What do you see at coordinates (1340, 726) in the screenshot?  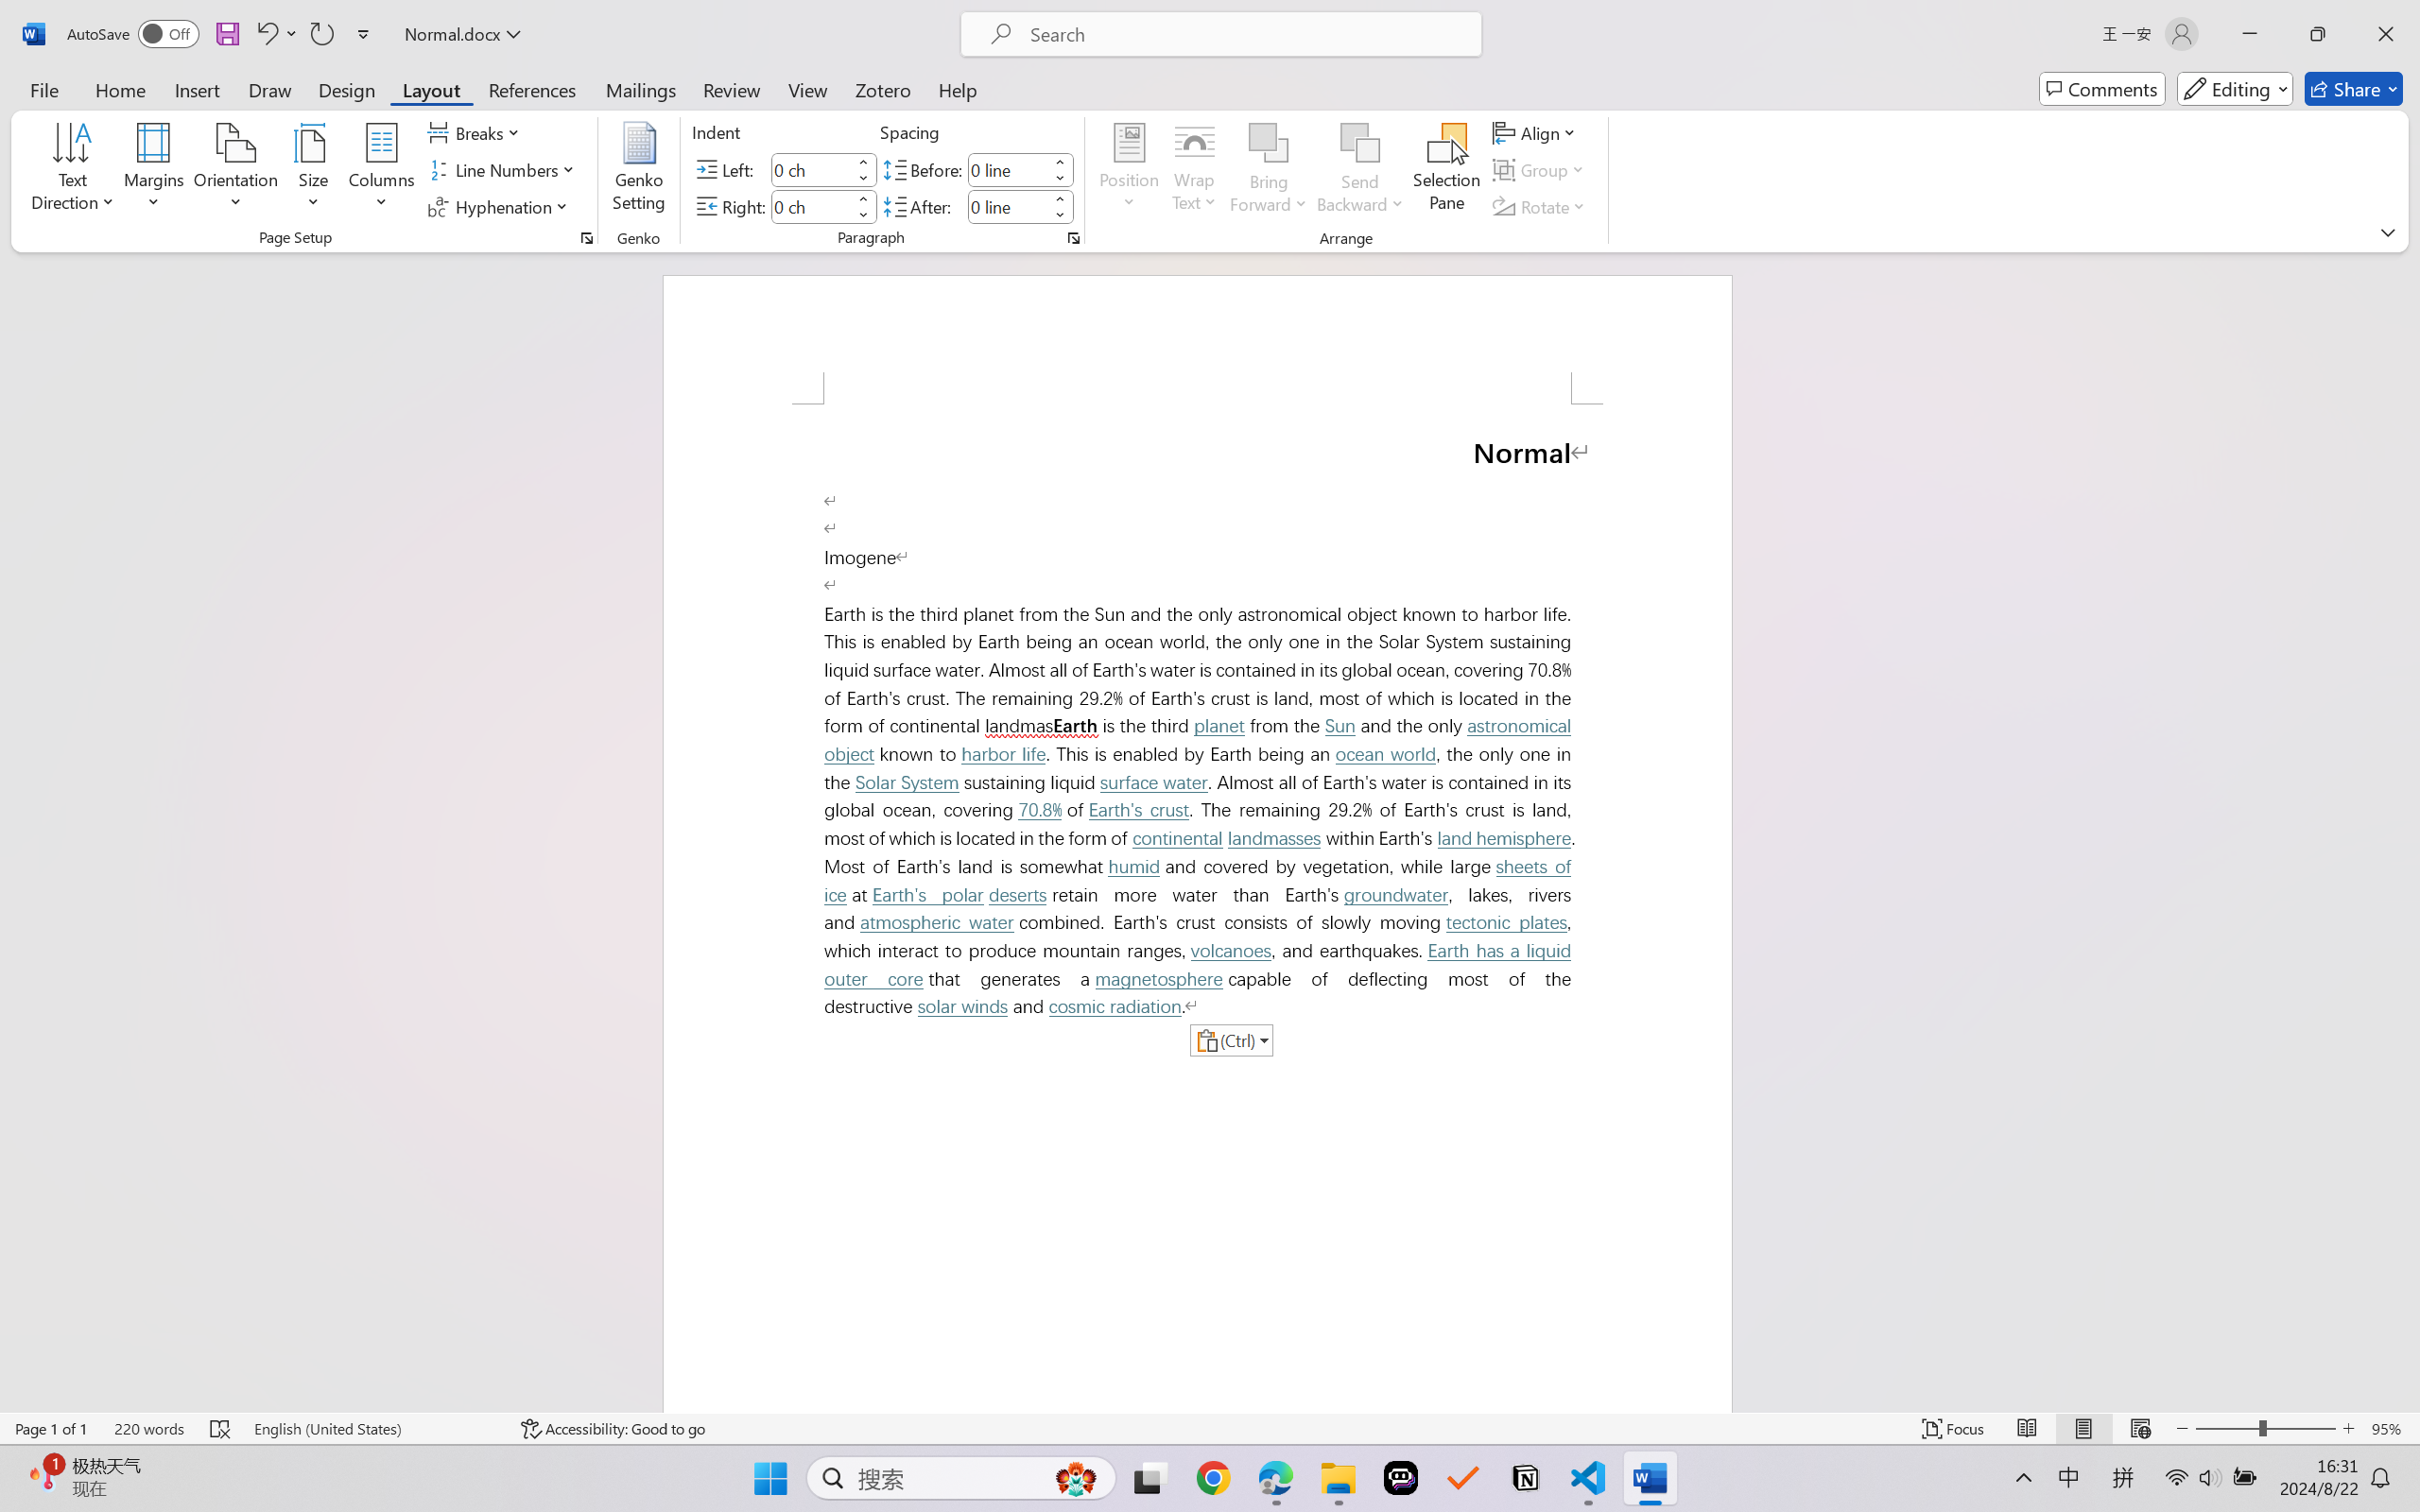 I see `'Sun'` at bounding box center [1340, 726].